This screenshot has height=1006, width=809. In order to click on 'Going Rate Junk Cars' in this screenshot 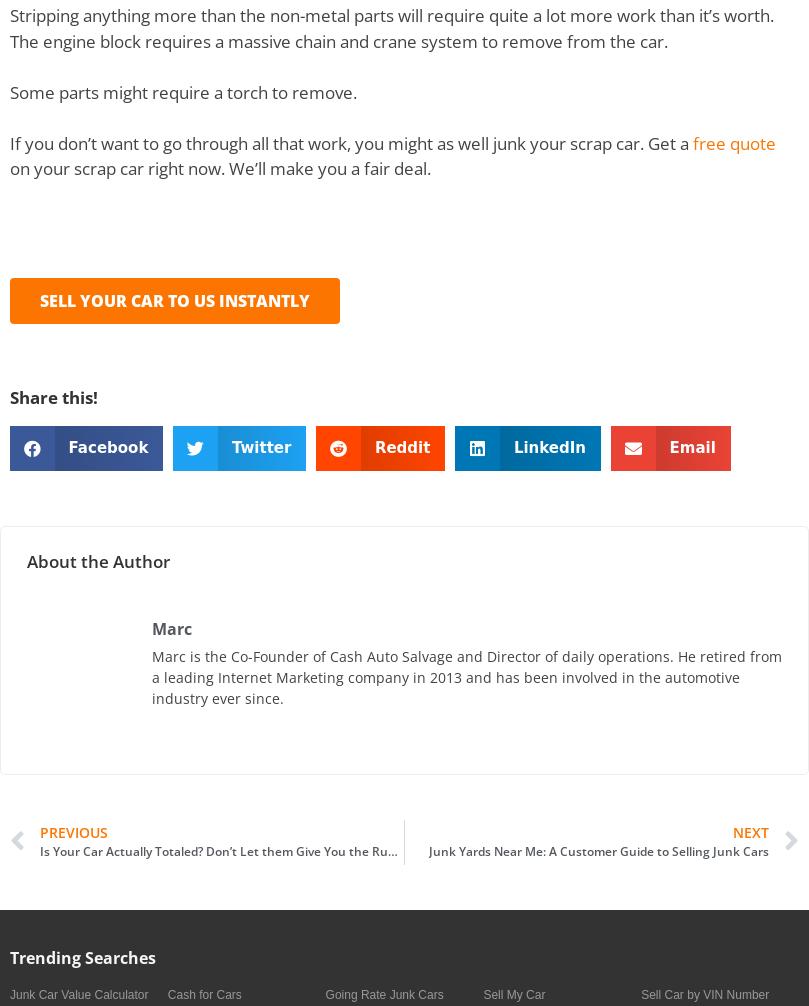, I will do `click(384, 993)`.